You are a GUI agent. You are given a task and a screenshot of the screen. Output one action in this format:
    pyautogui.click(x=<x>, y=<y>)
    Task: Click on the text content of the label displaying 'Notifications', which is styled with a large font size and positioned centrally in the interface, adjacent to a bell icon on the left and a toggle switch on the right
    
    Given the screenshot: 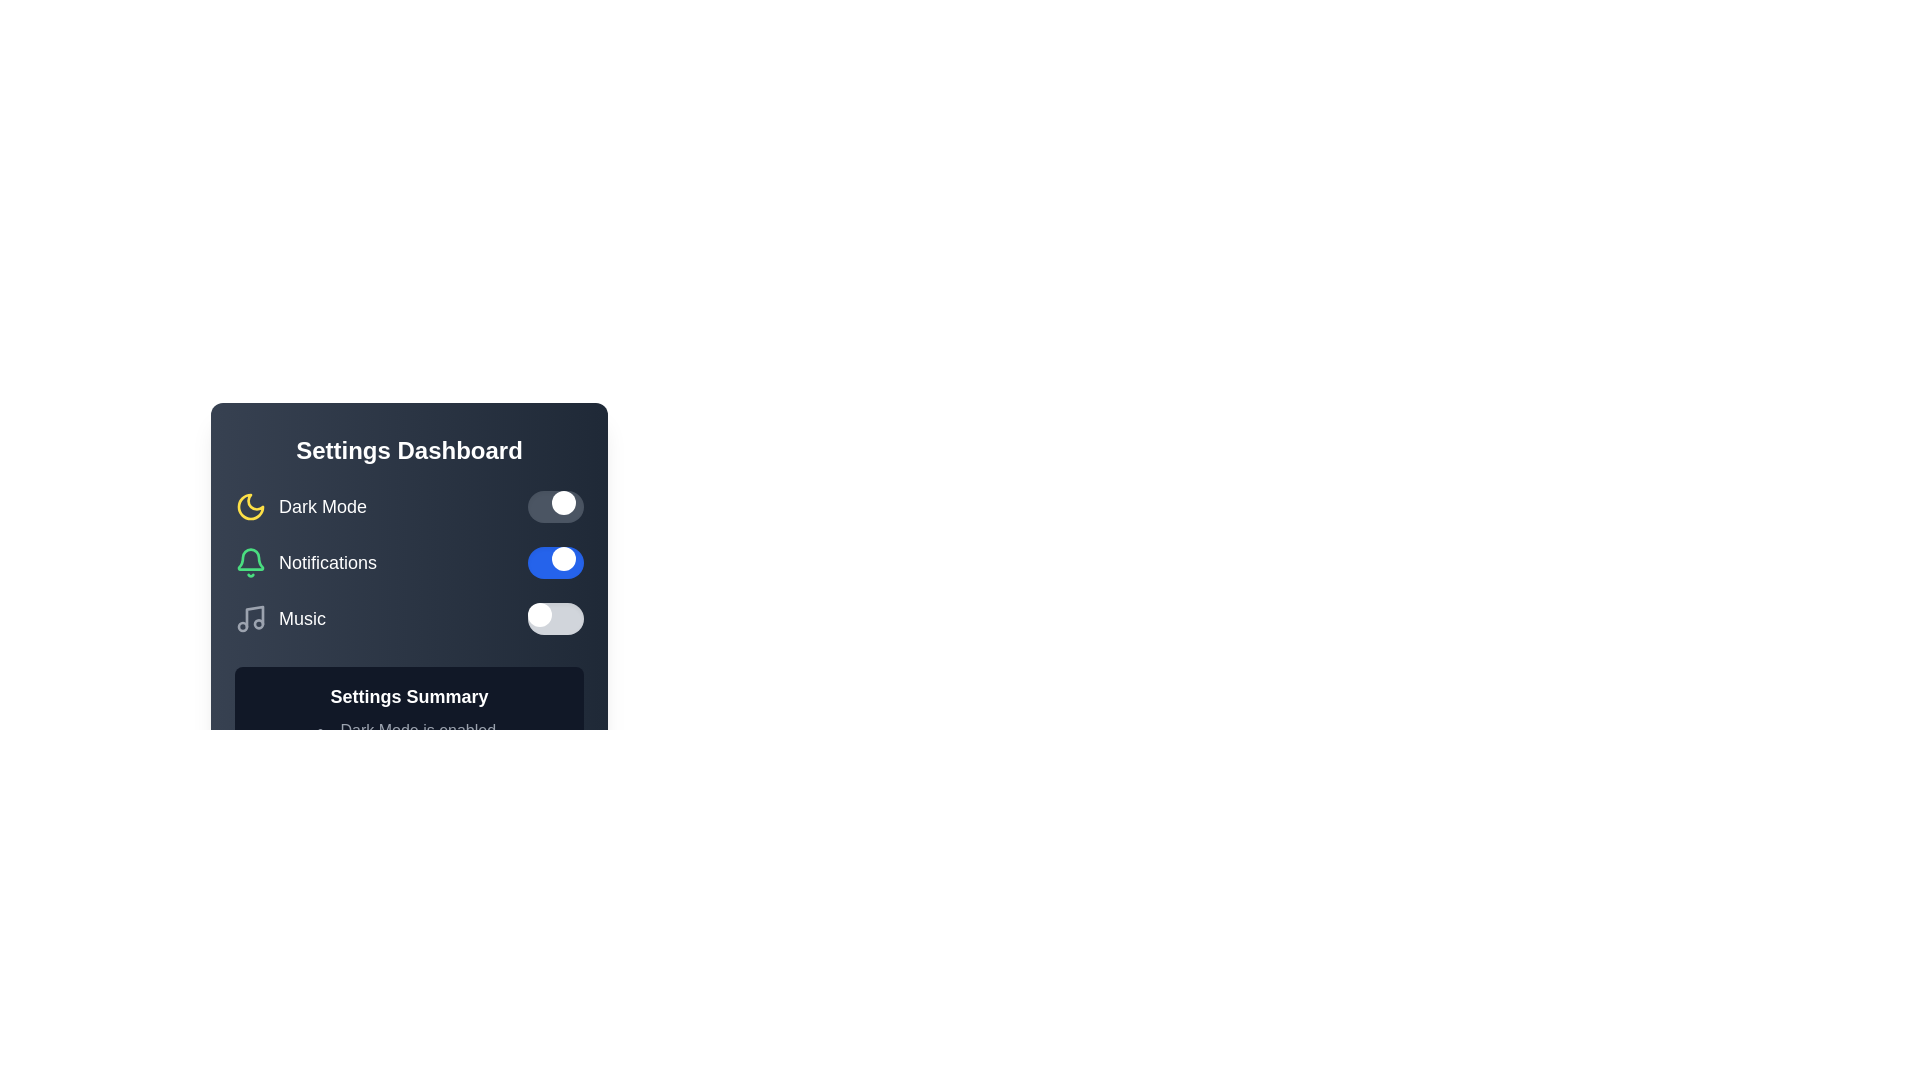 What is the action you would take?
    pyautogui.click(x=327, y=563)
    